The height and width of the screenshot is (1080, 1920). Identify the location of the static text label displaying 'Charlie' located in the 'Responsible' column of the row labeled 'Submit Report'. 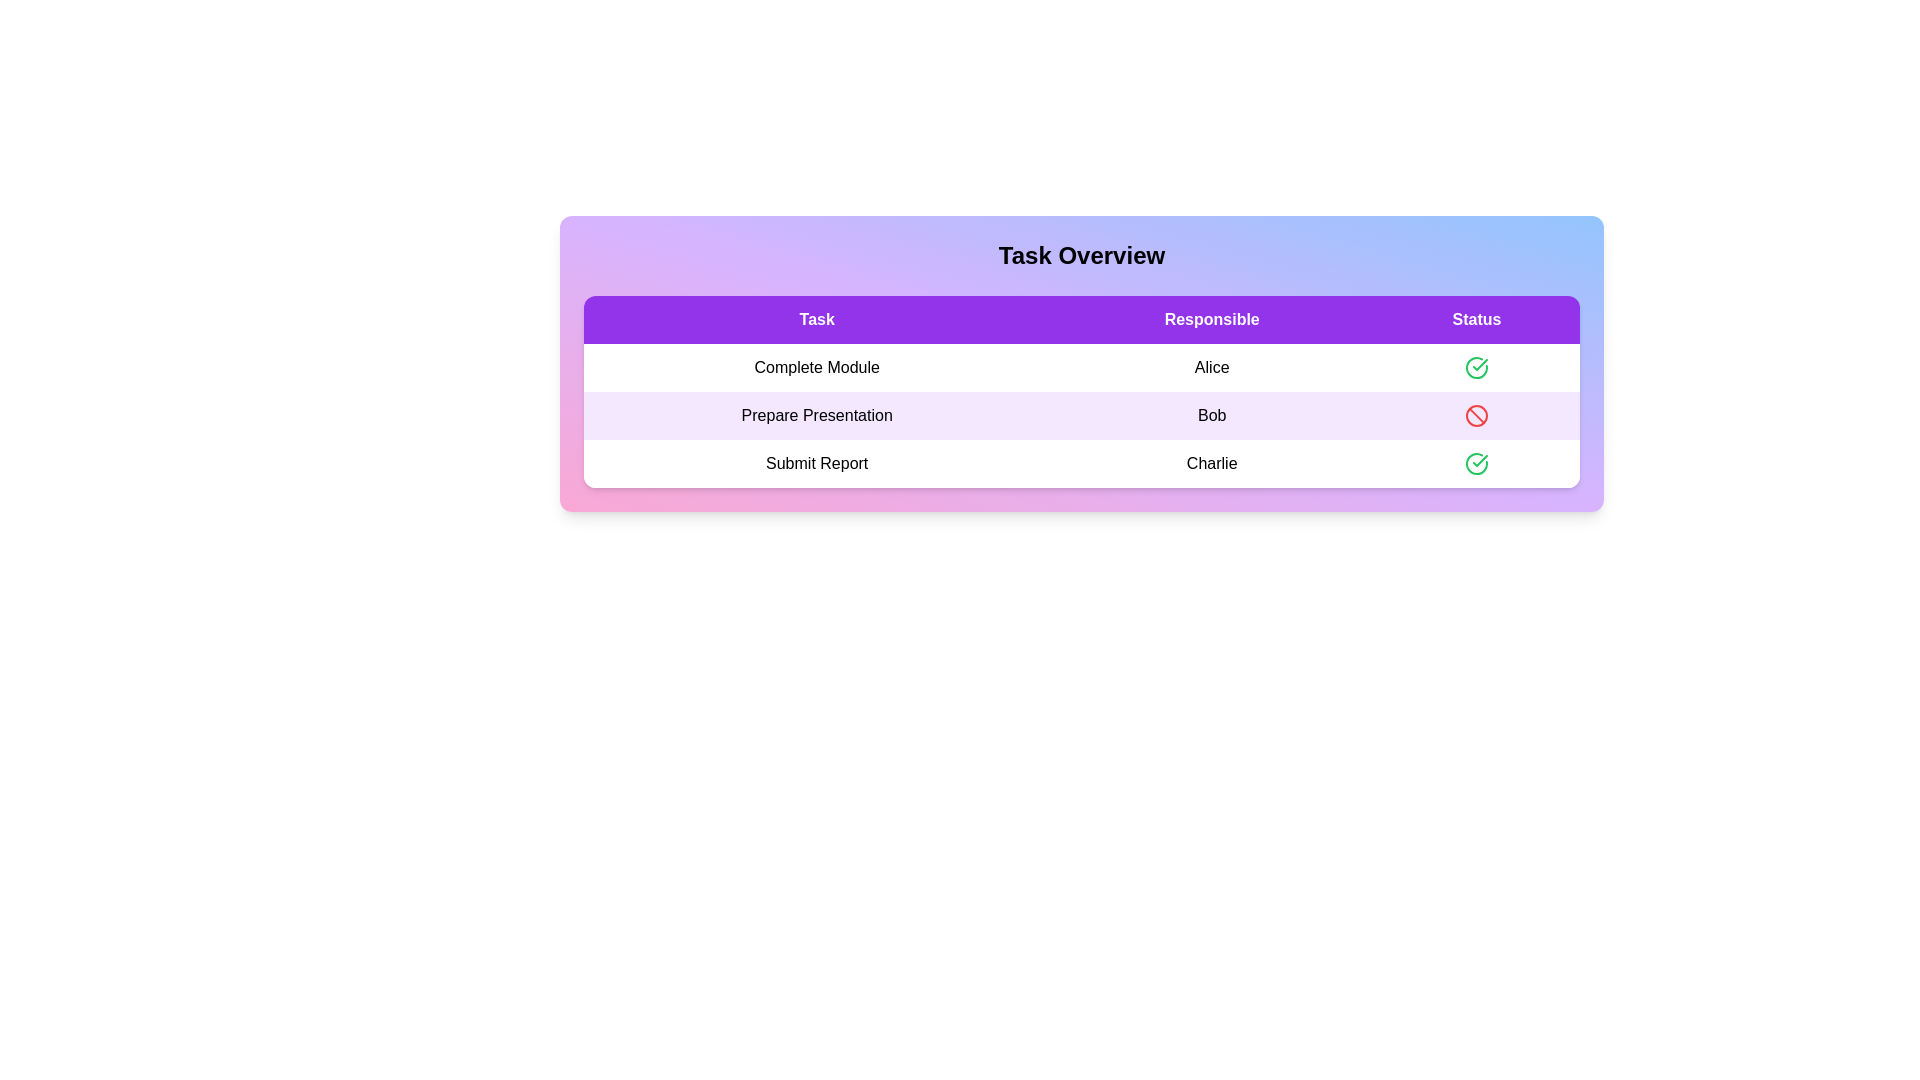
(1211, 463).